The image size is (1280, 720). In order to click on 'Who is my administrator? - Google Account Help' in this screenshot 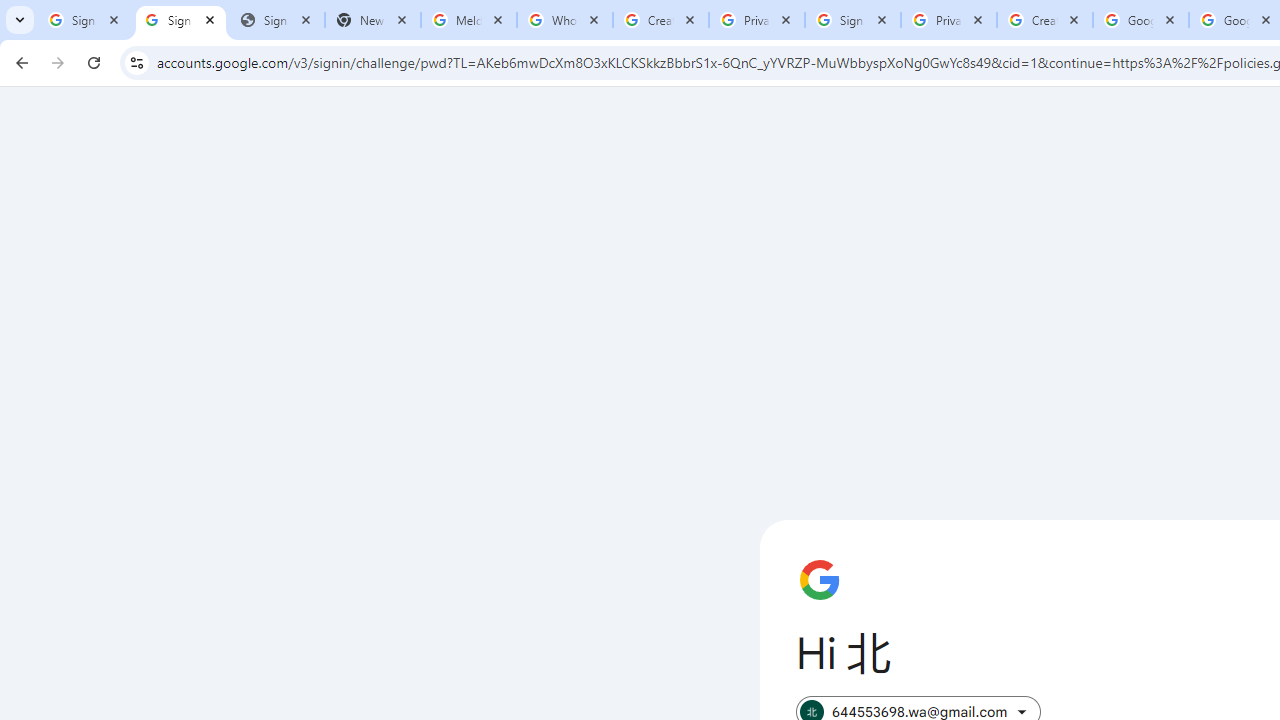, I will do `click(564, 20)`.